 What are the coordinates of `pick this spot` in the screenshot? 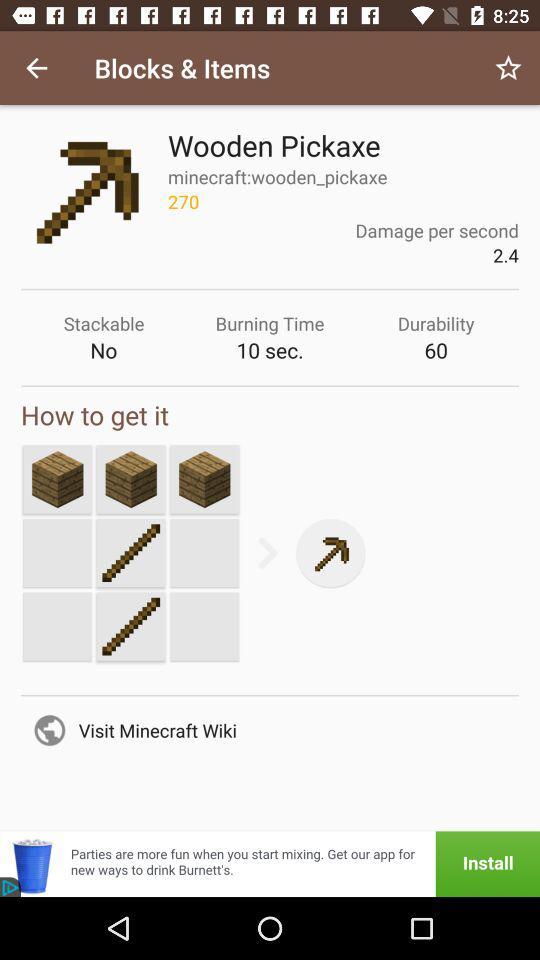 It's located at (203, 479).